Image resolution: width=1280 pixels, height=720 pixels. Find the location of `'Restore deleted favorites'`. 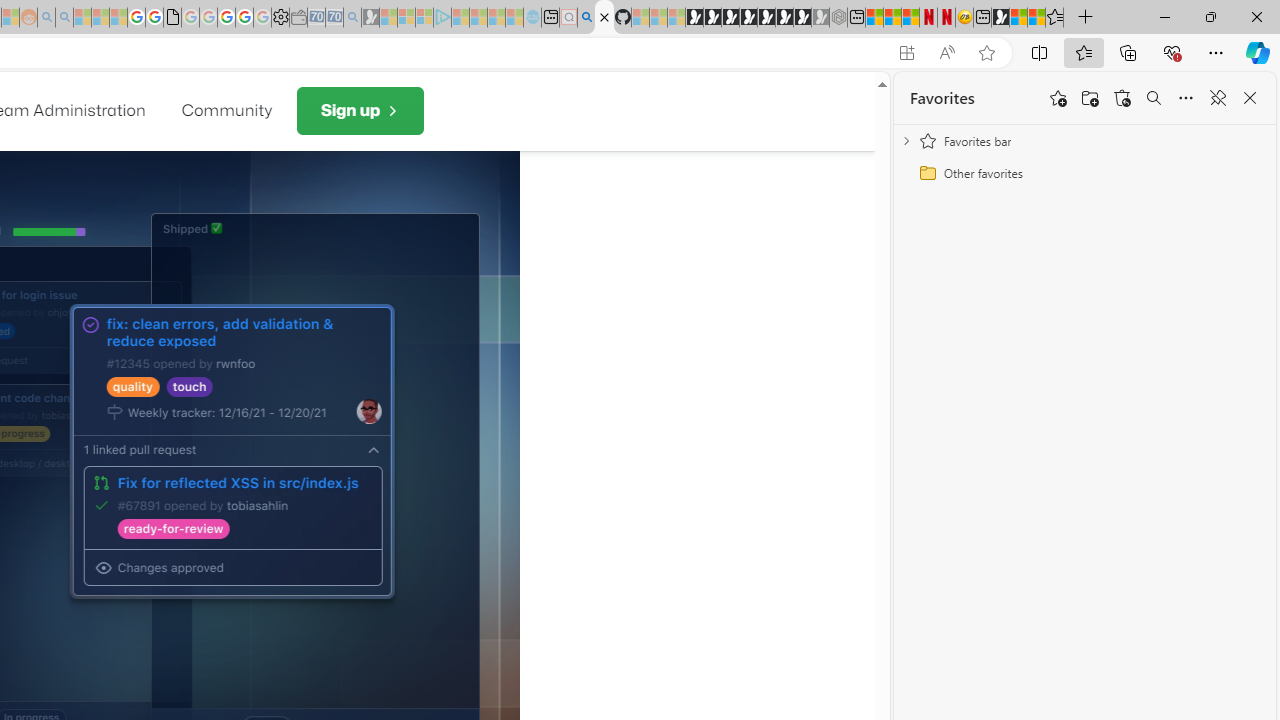

'Restore deleted favorites' is located at coordinates (1122, 98).